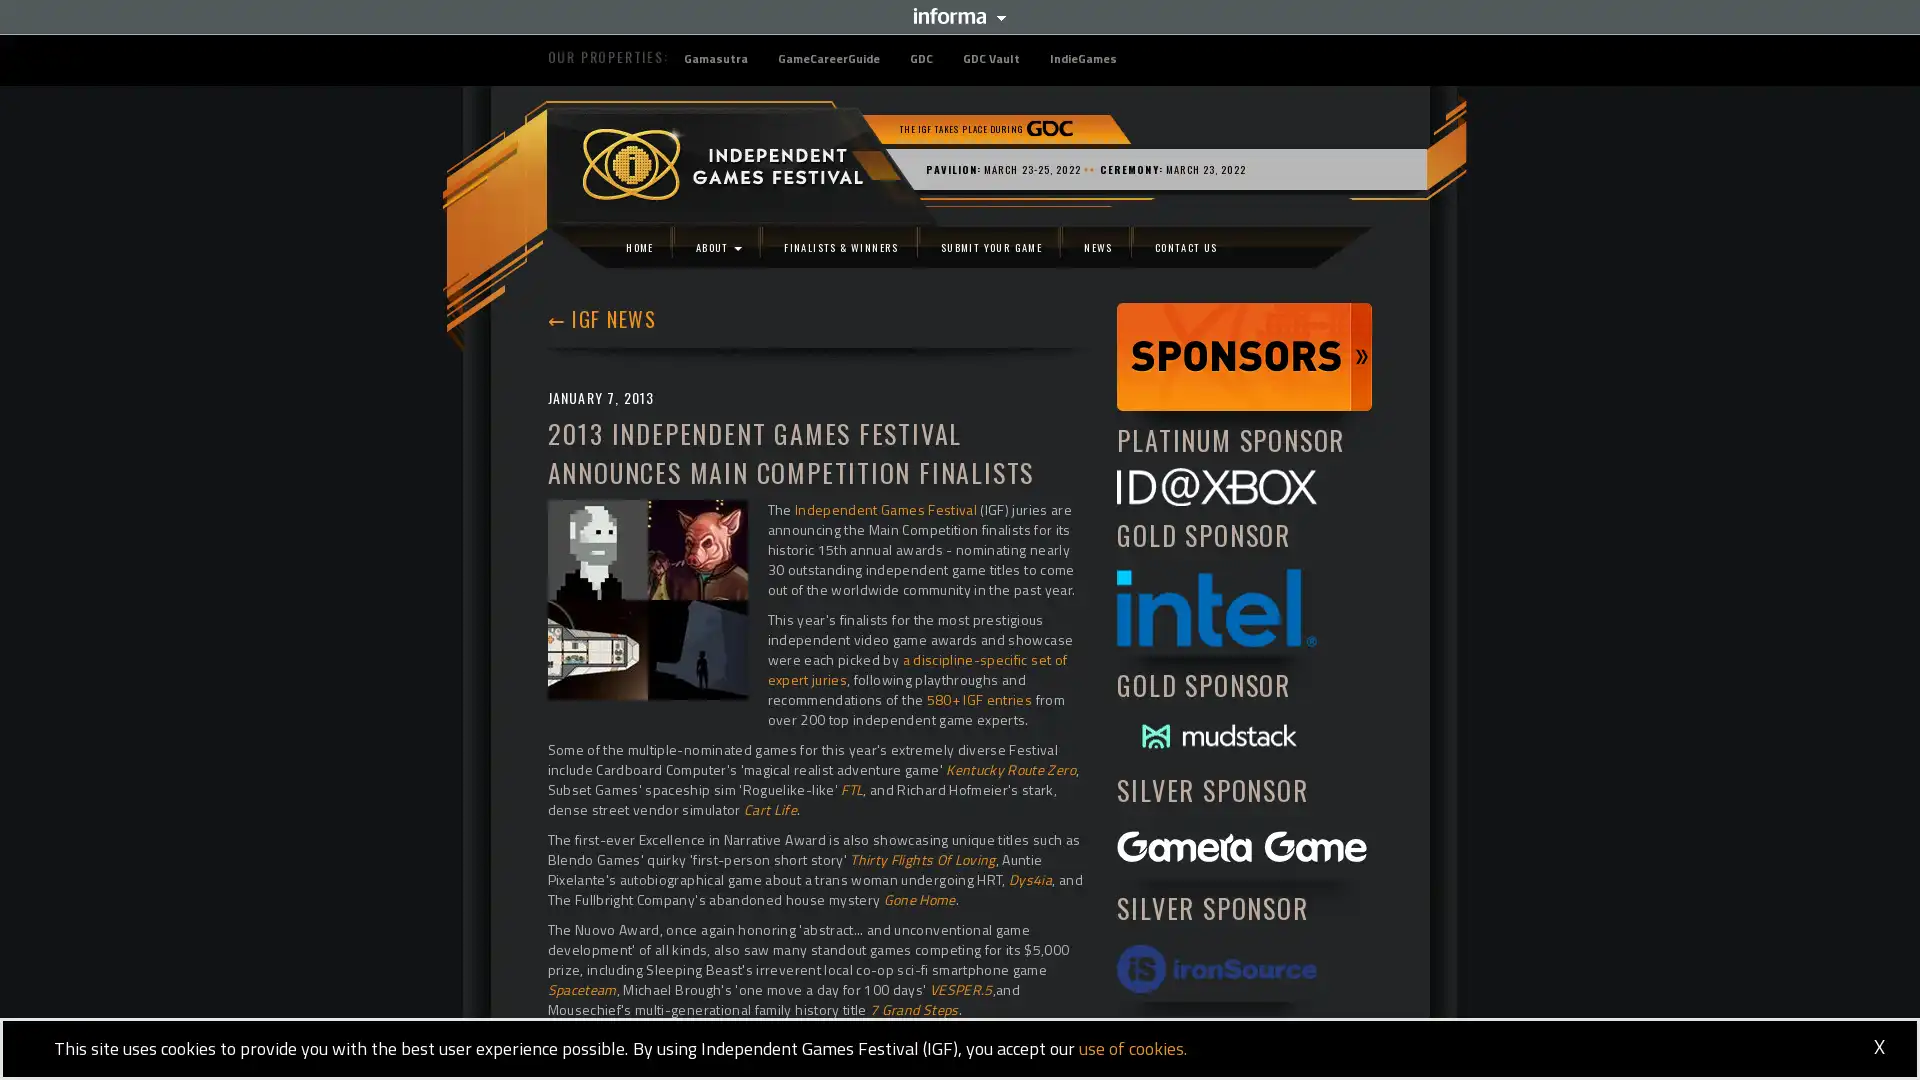 The width and height of the screenshot is (1920, 1080). What do you see at coordinates (960, 15) in the screenshot?
I see `Informa` at bounding box center [960, 15].